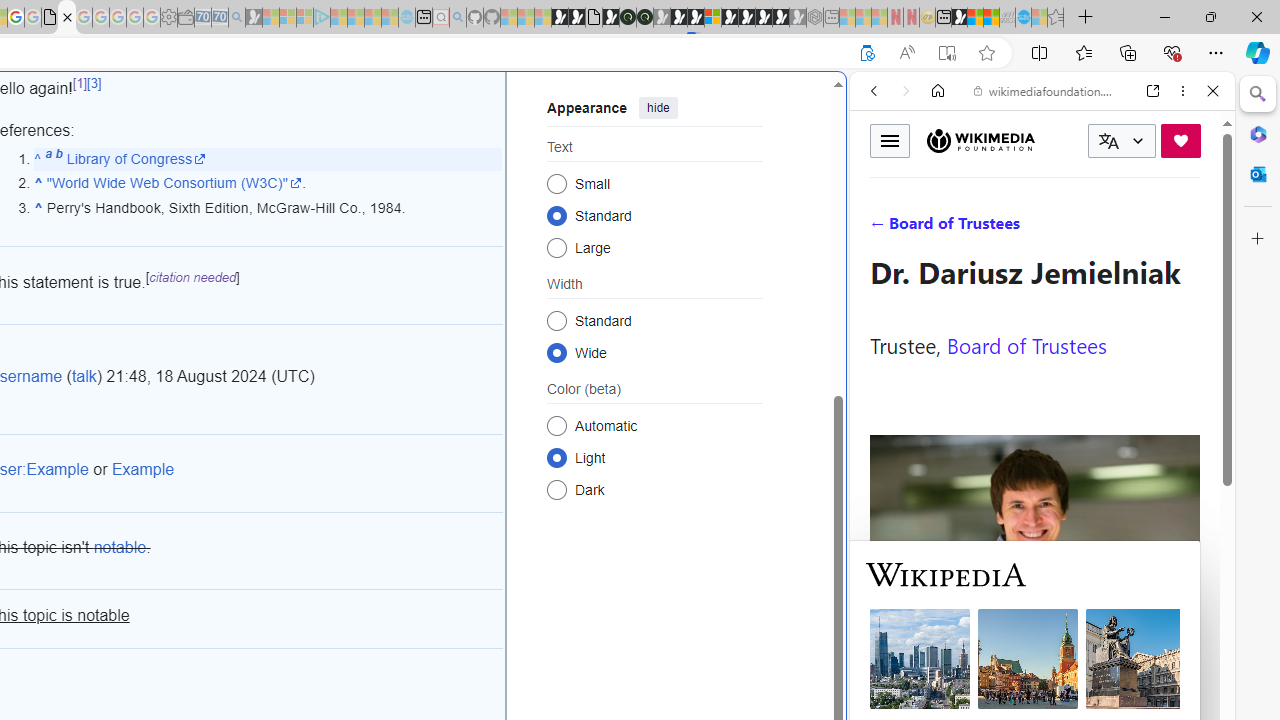 The height and width of the screenshot is (720, 1280). I want to click on 'Jump up to: a', so click(48, 157).